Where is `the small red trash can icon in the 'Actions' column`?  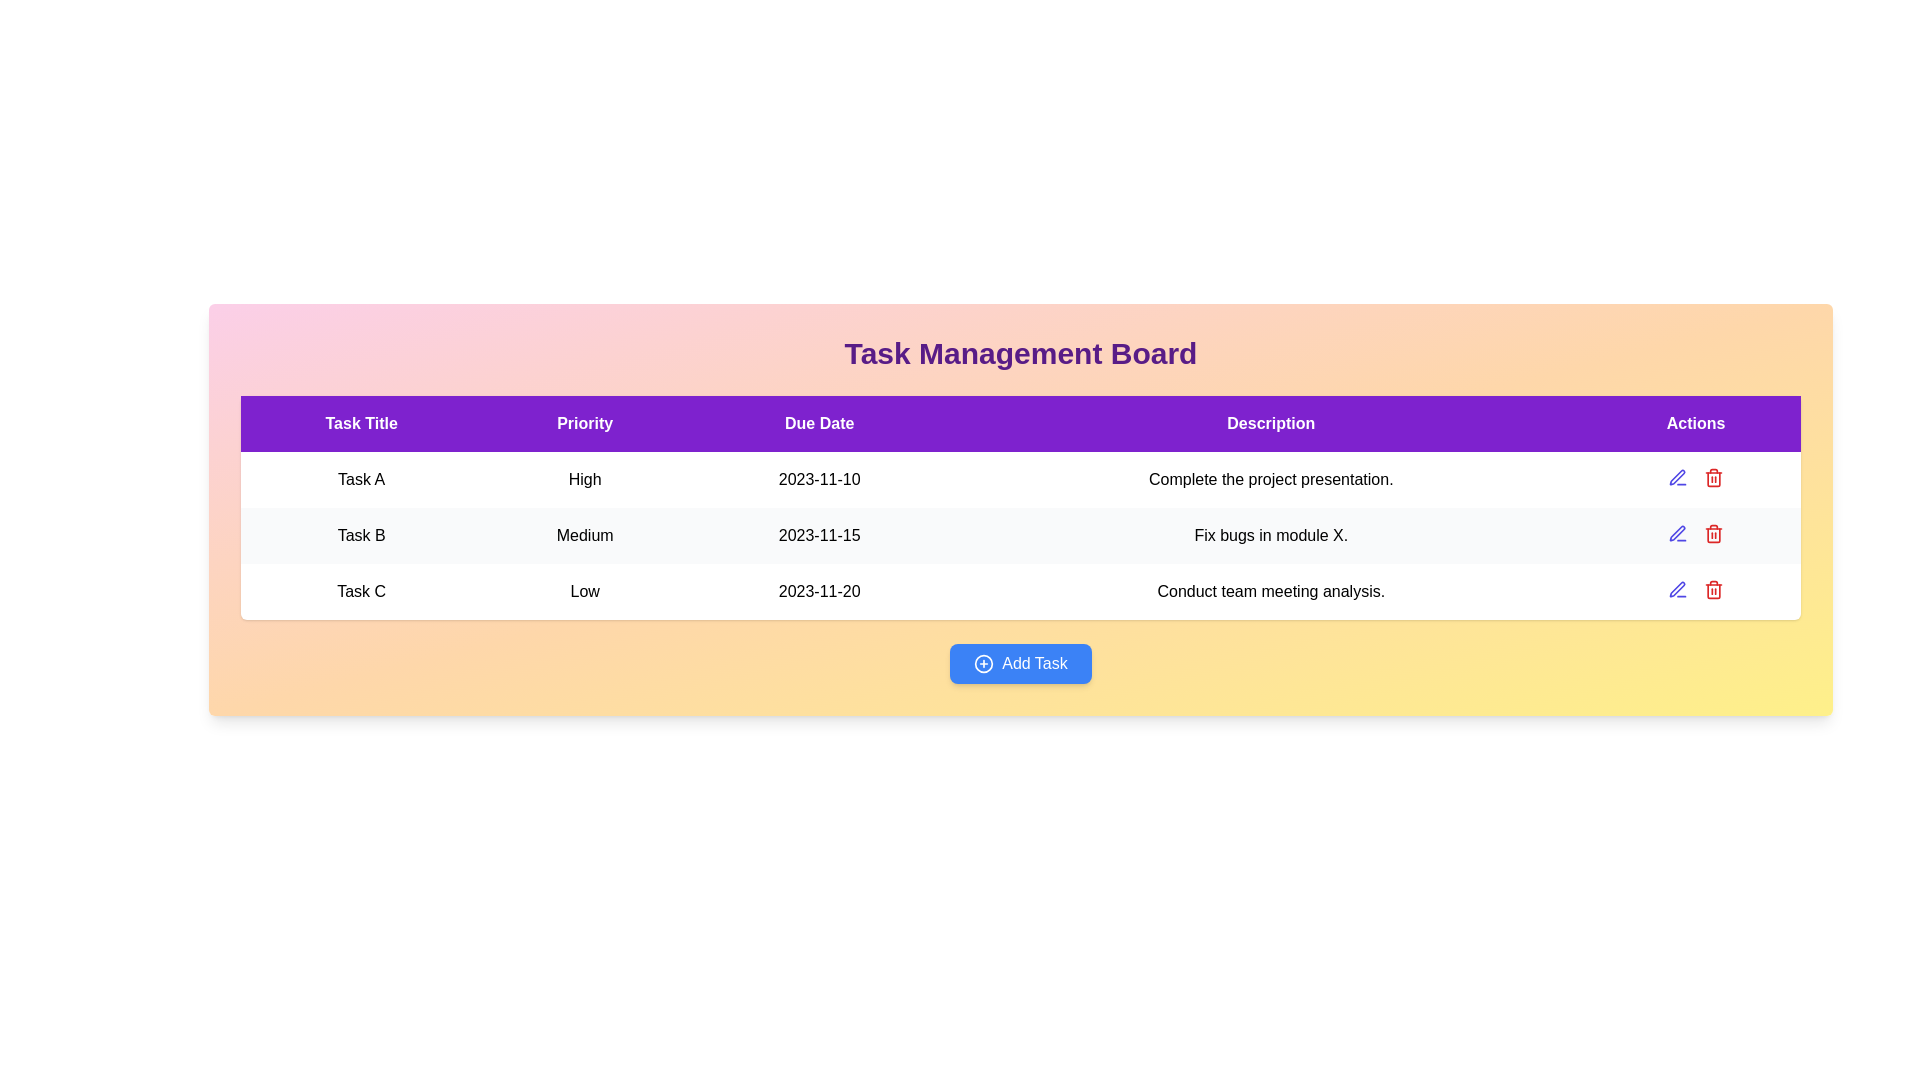 the small red trash can icon in the 'Actions' column is located at coordinates (1713, 589).